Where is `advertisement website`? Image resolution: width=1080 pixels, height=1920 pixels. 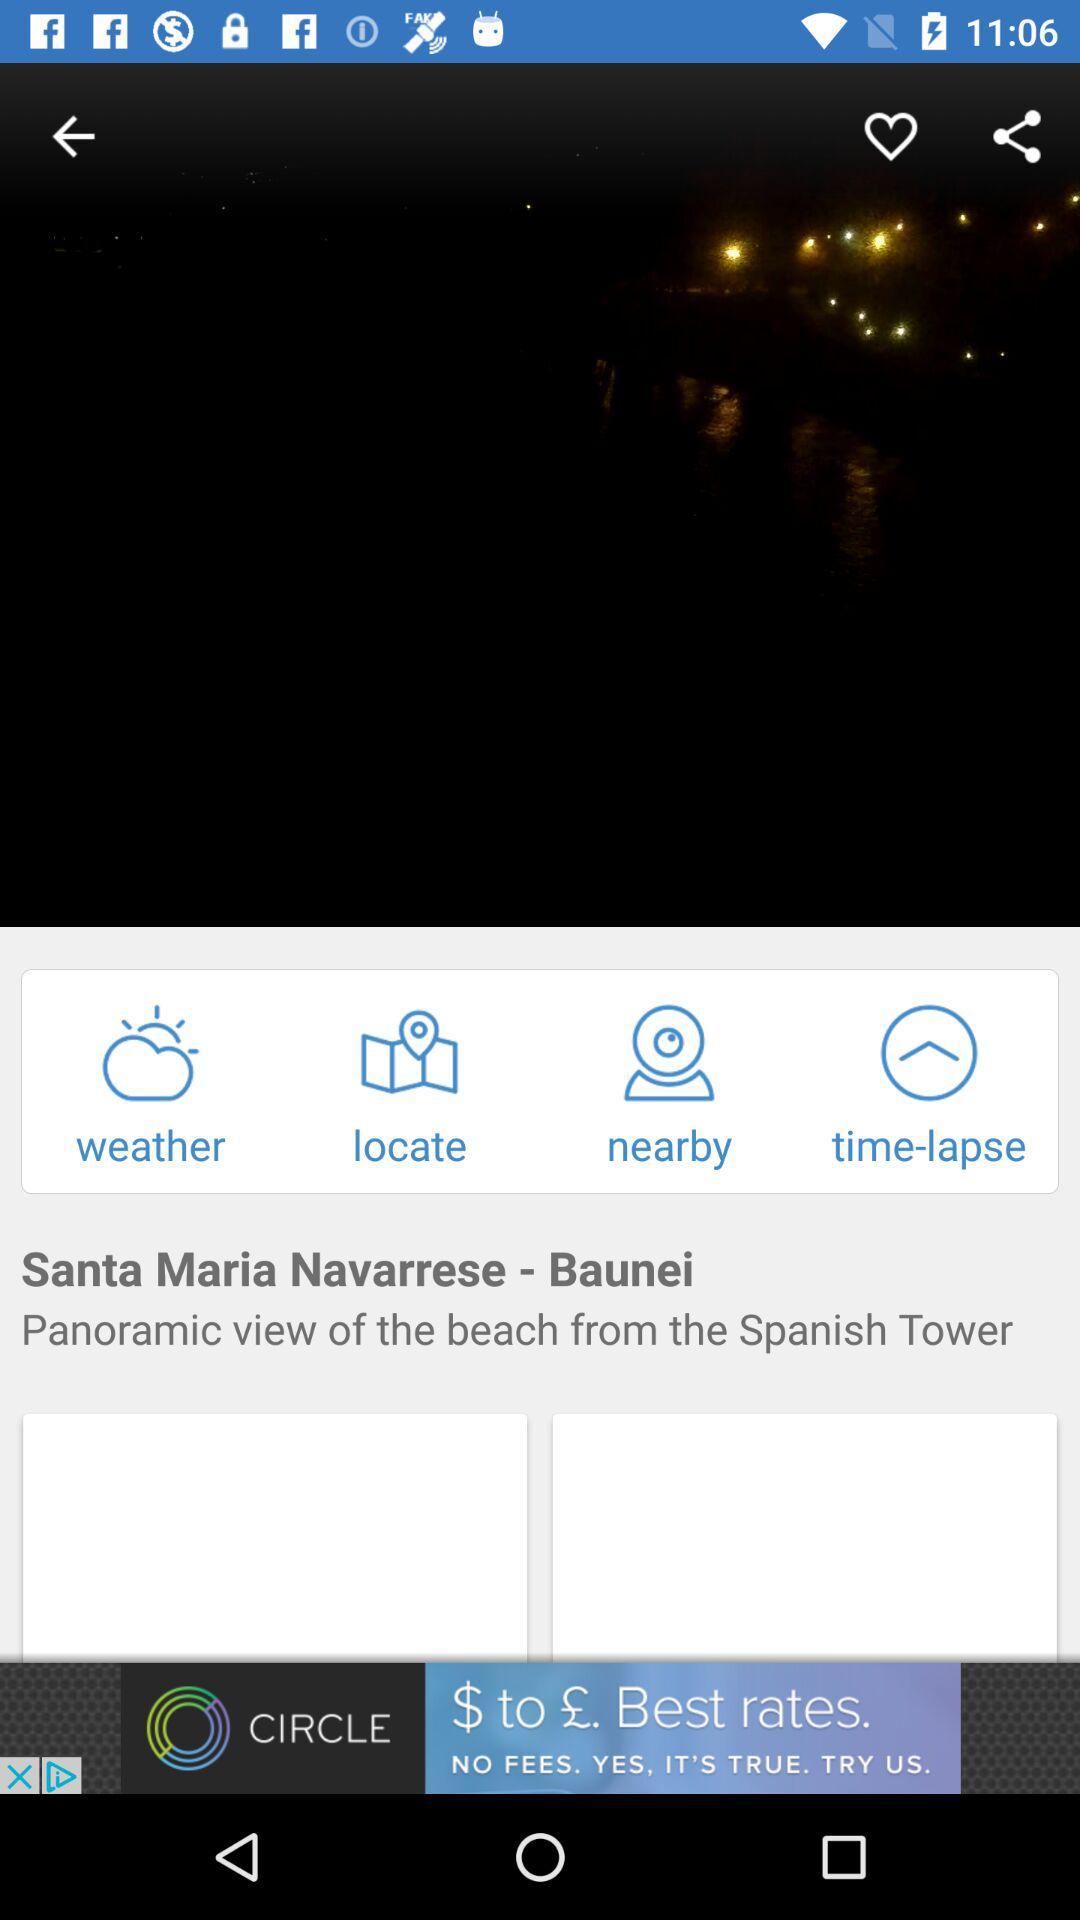 advertisement website is located at coordinates (540, 1727).